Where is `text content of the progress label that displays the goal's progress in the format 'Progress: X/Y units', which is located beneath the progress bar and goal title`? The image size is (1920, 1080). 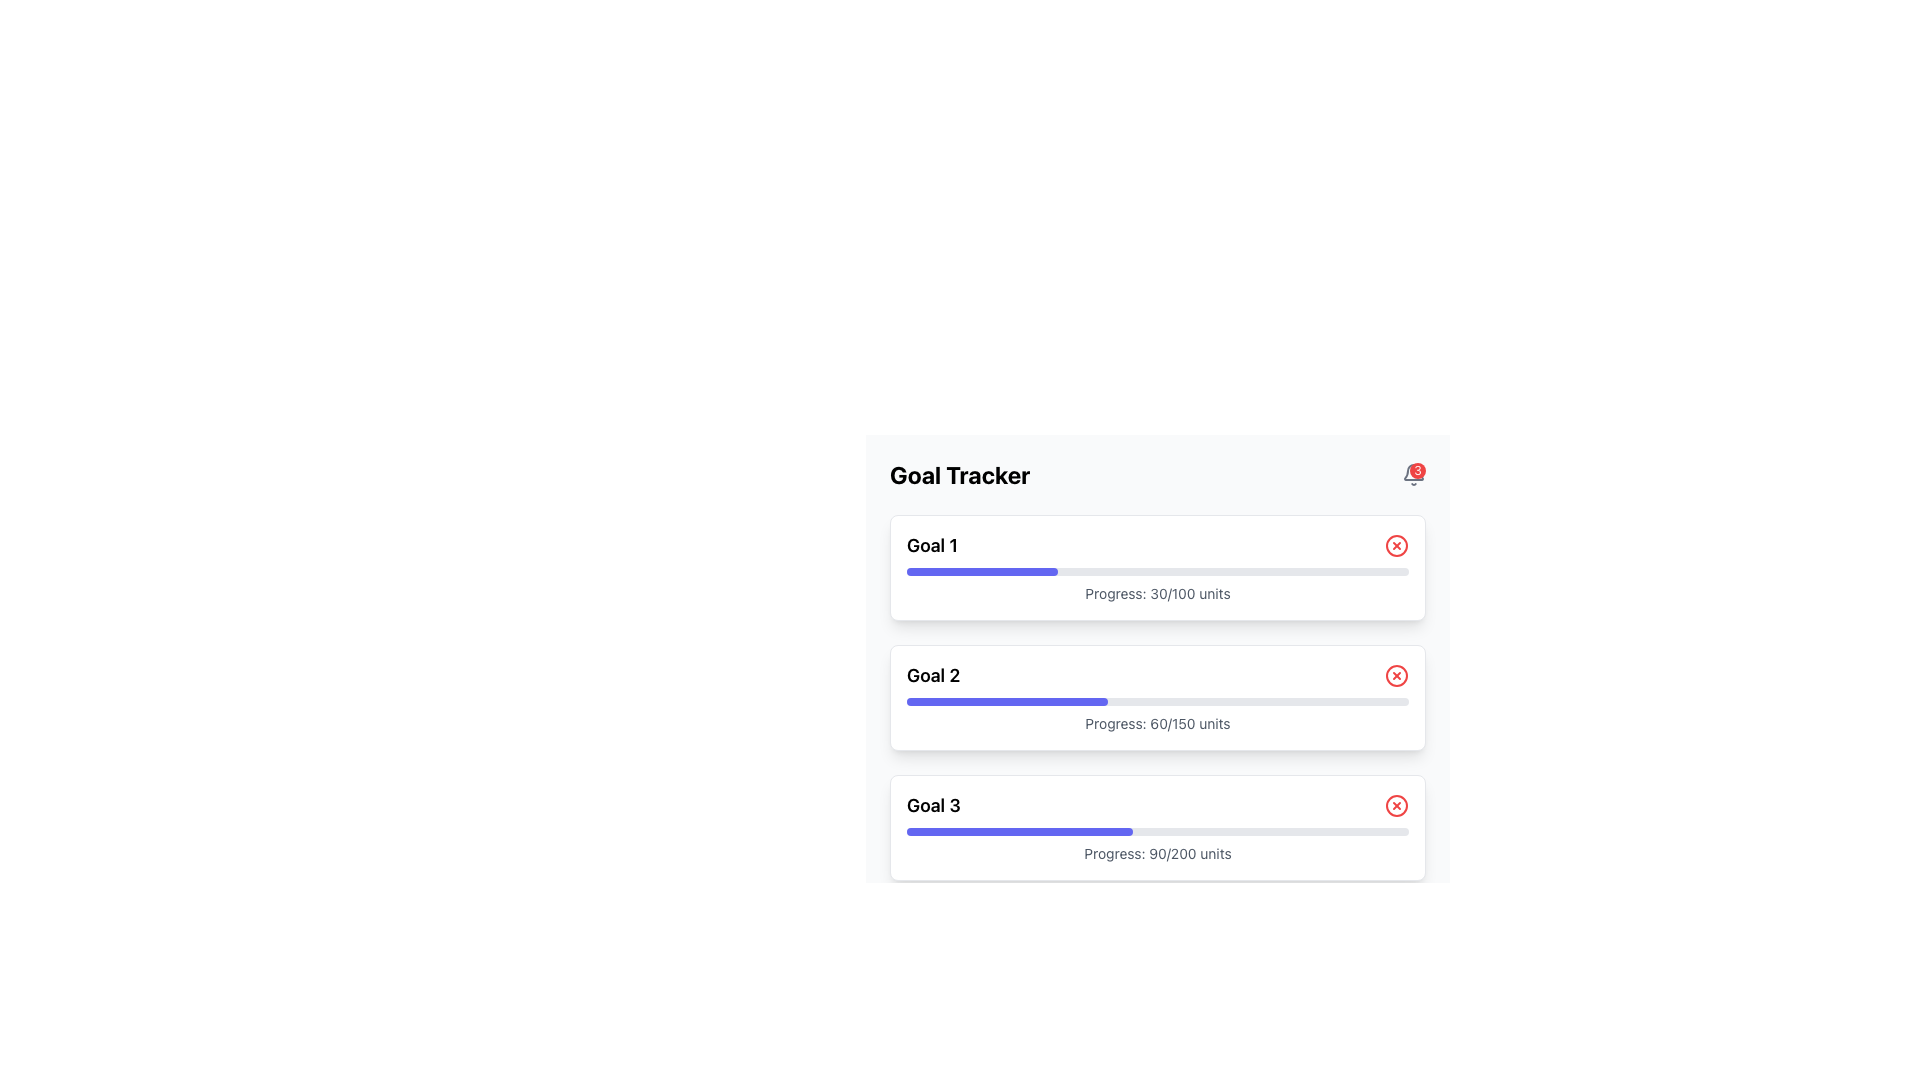 text content of the progress label that displays the goal's progress in the format 'Progress: X/Y units', which is located beneath the progress bar and goal title is located at coordinates (1157, 853).